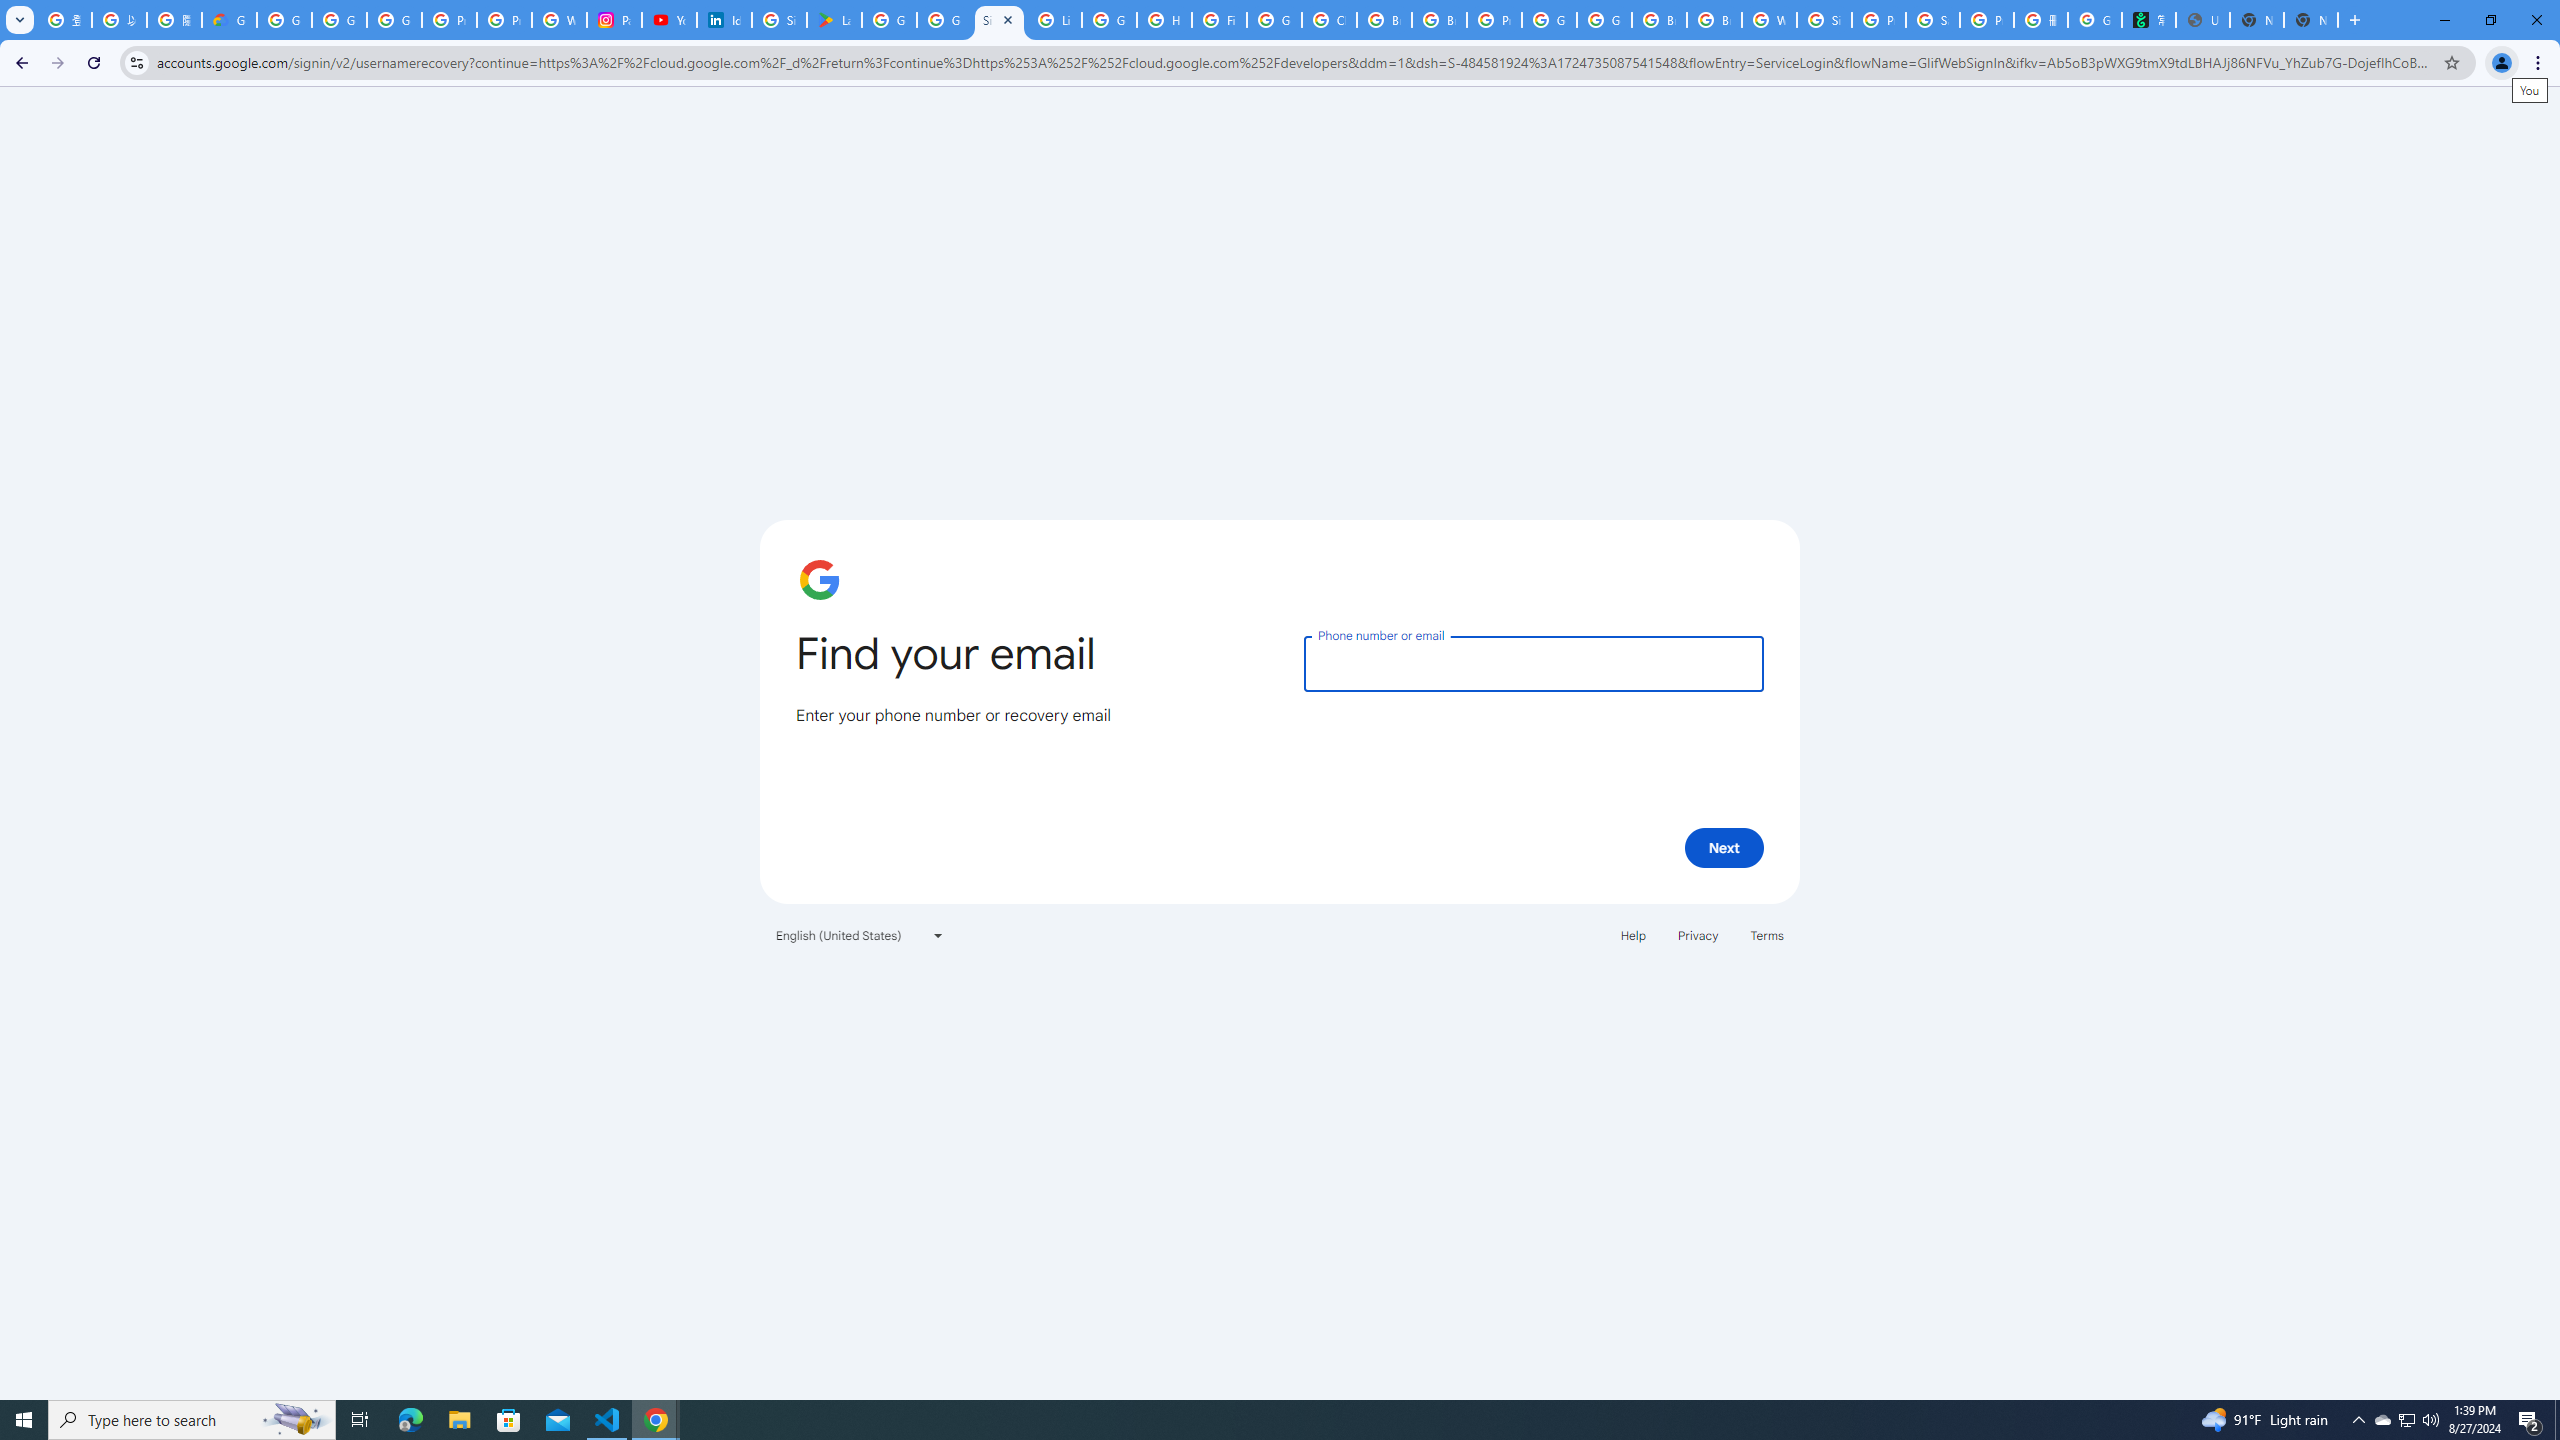  What do you see at coordinates (57, 62) in the screenshot?
I see `'Forward'` at bounding box center [57, 62].